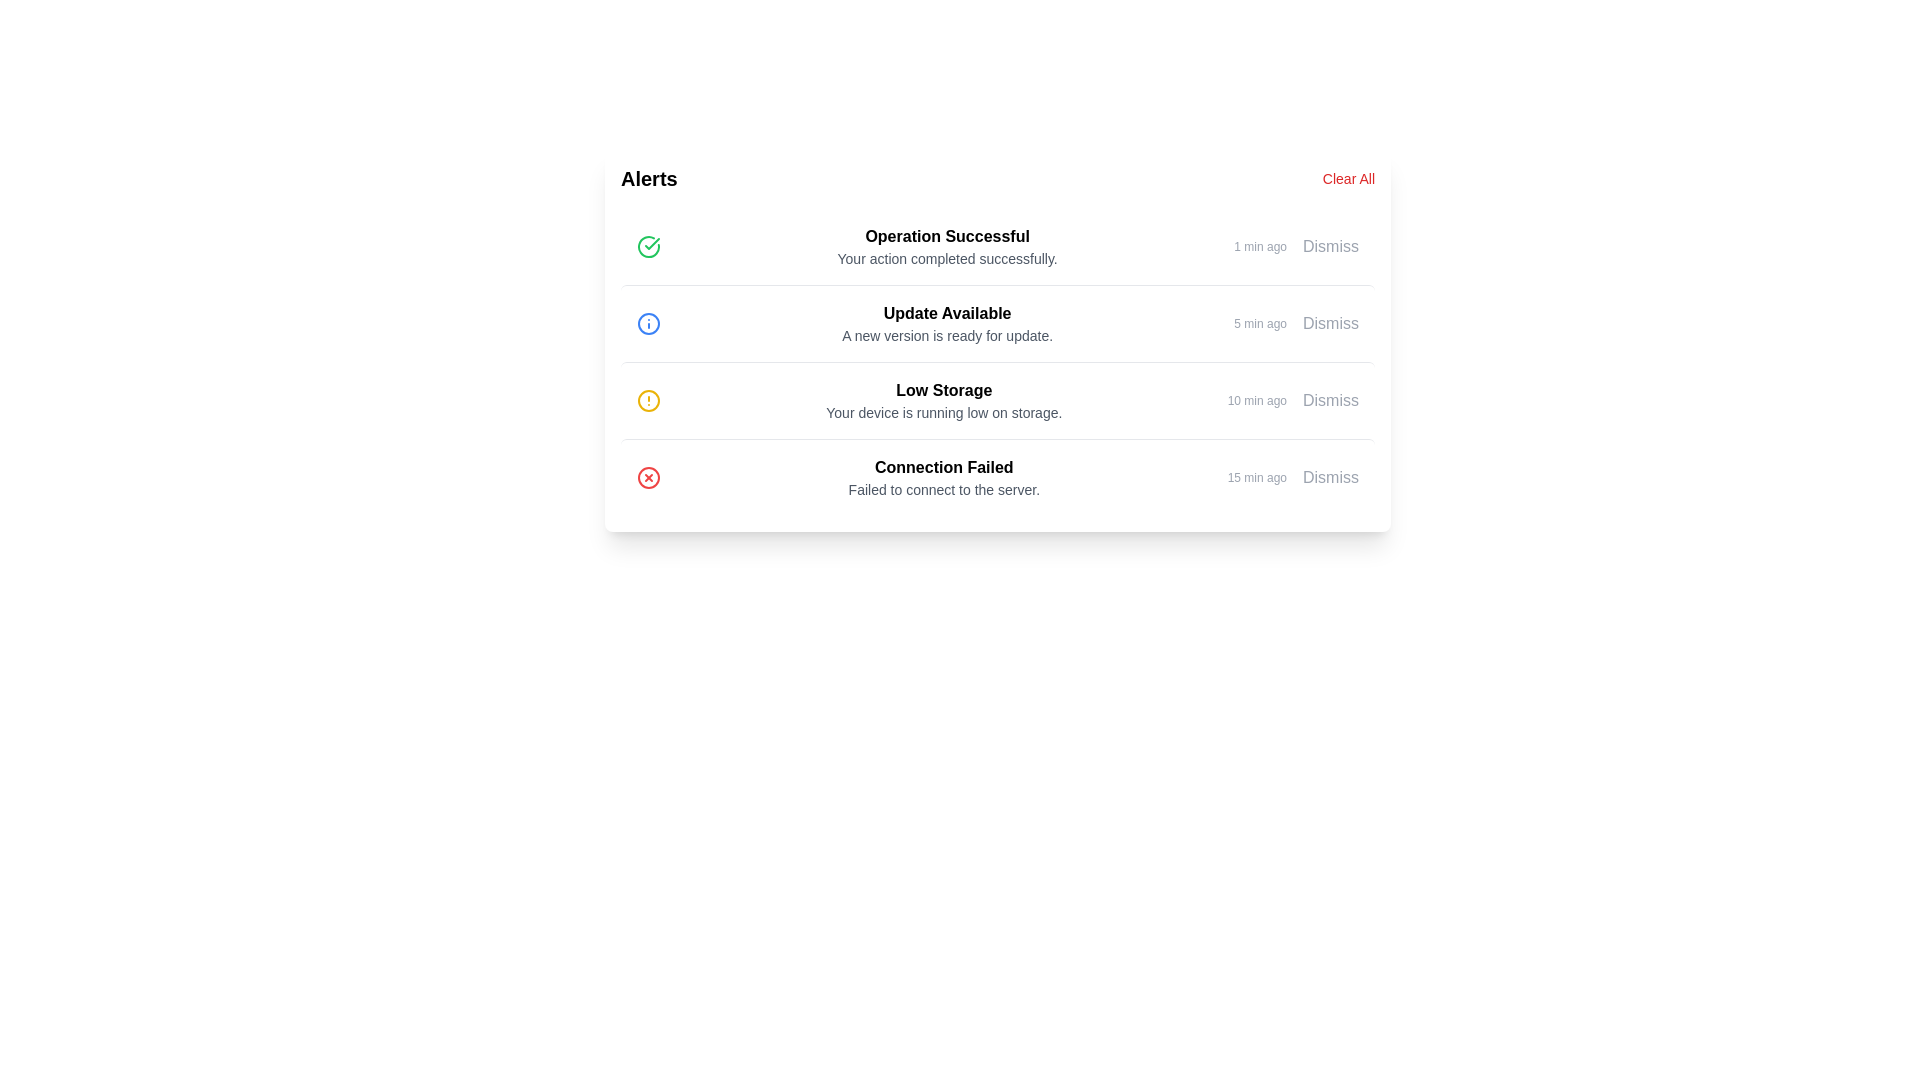 The image size is (1920, 1080). Describe the element at coordinates (648, 323) in the screenshot. I see `the circular SVG element indicating an informational state, located at the beginning of the second notification row in the 'Alerts' section, to the left of the title 'Update Available'` at that location.